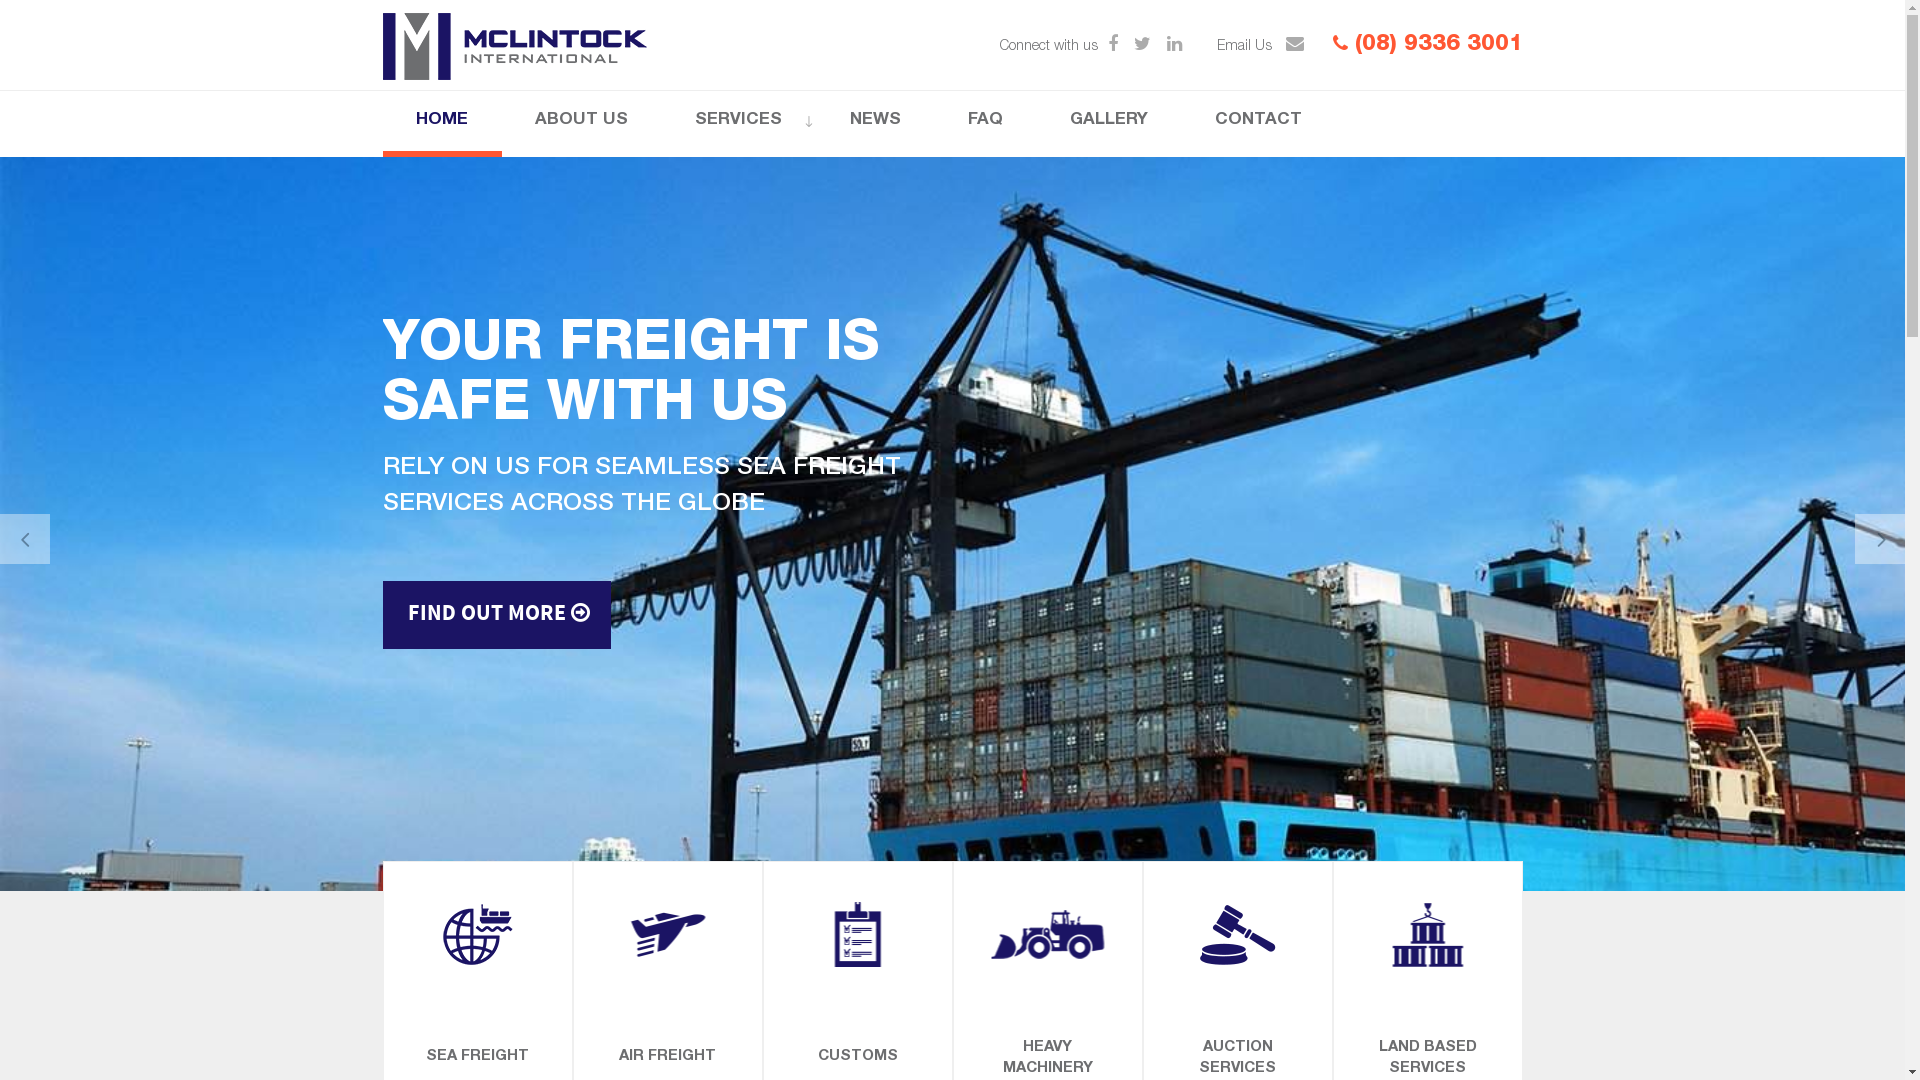  I want to click on '(08) 9336 3001', so click(1425, 45).